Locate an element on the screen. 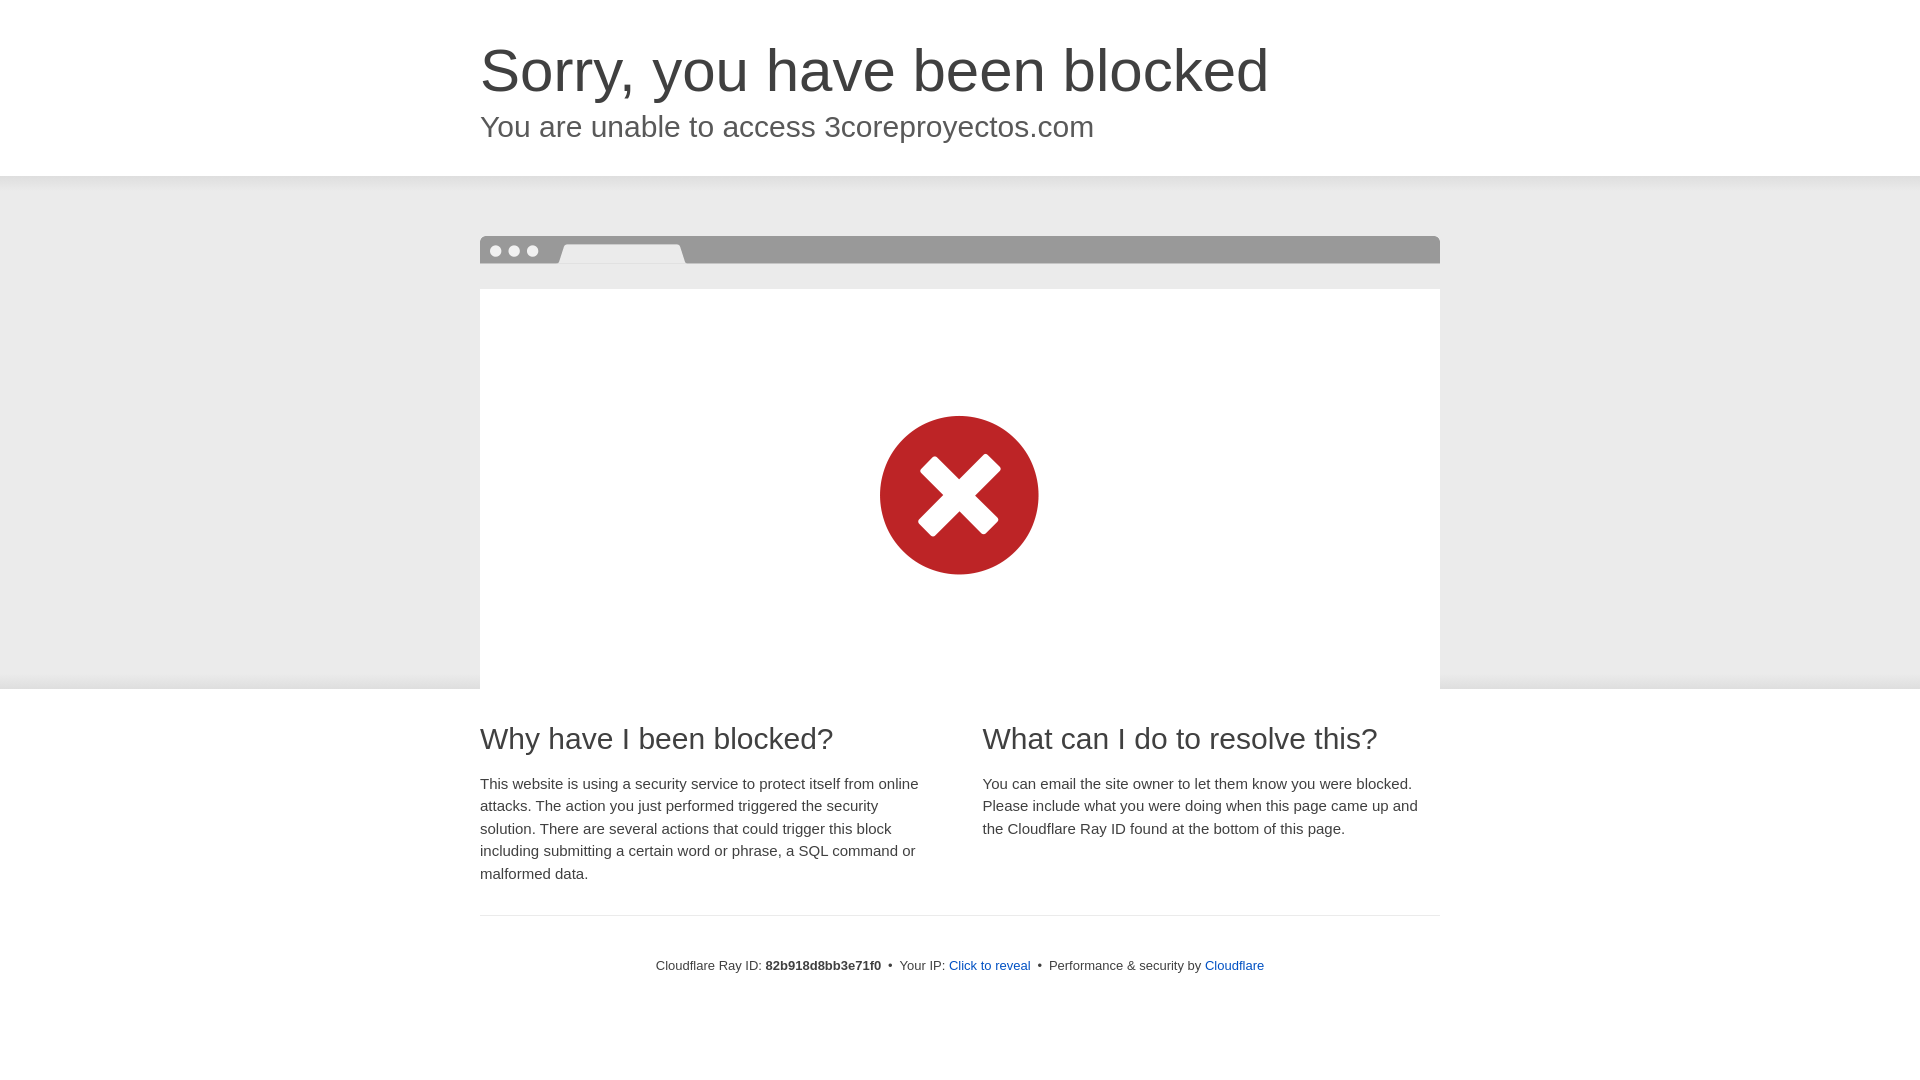 This screenshot has width=1920, height=1080. 'Click to reveal' is located at coordinates (989, 964).